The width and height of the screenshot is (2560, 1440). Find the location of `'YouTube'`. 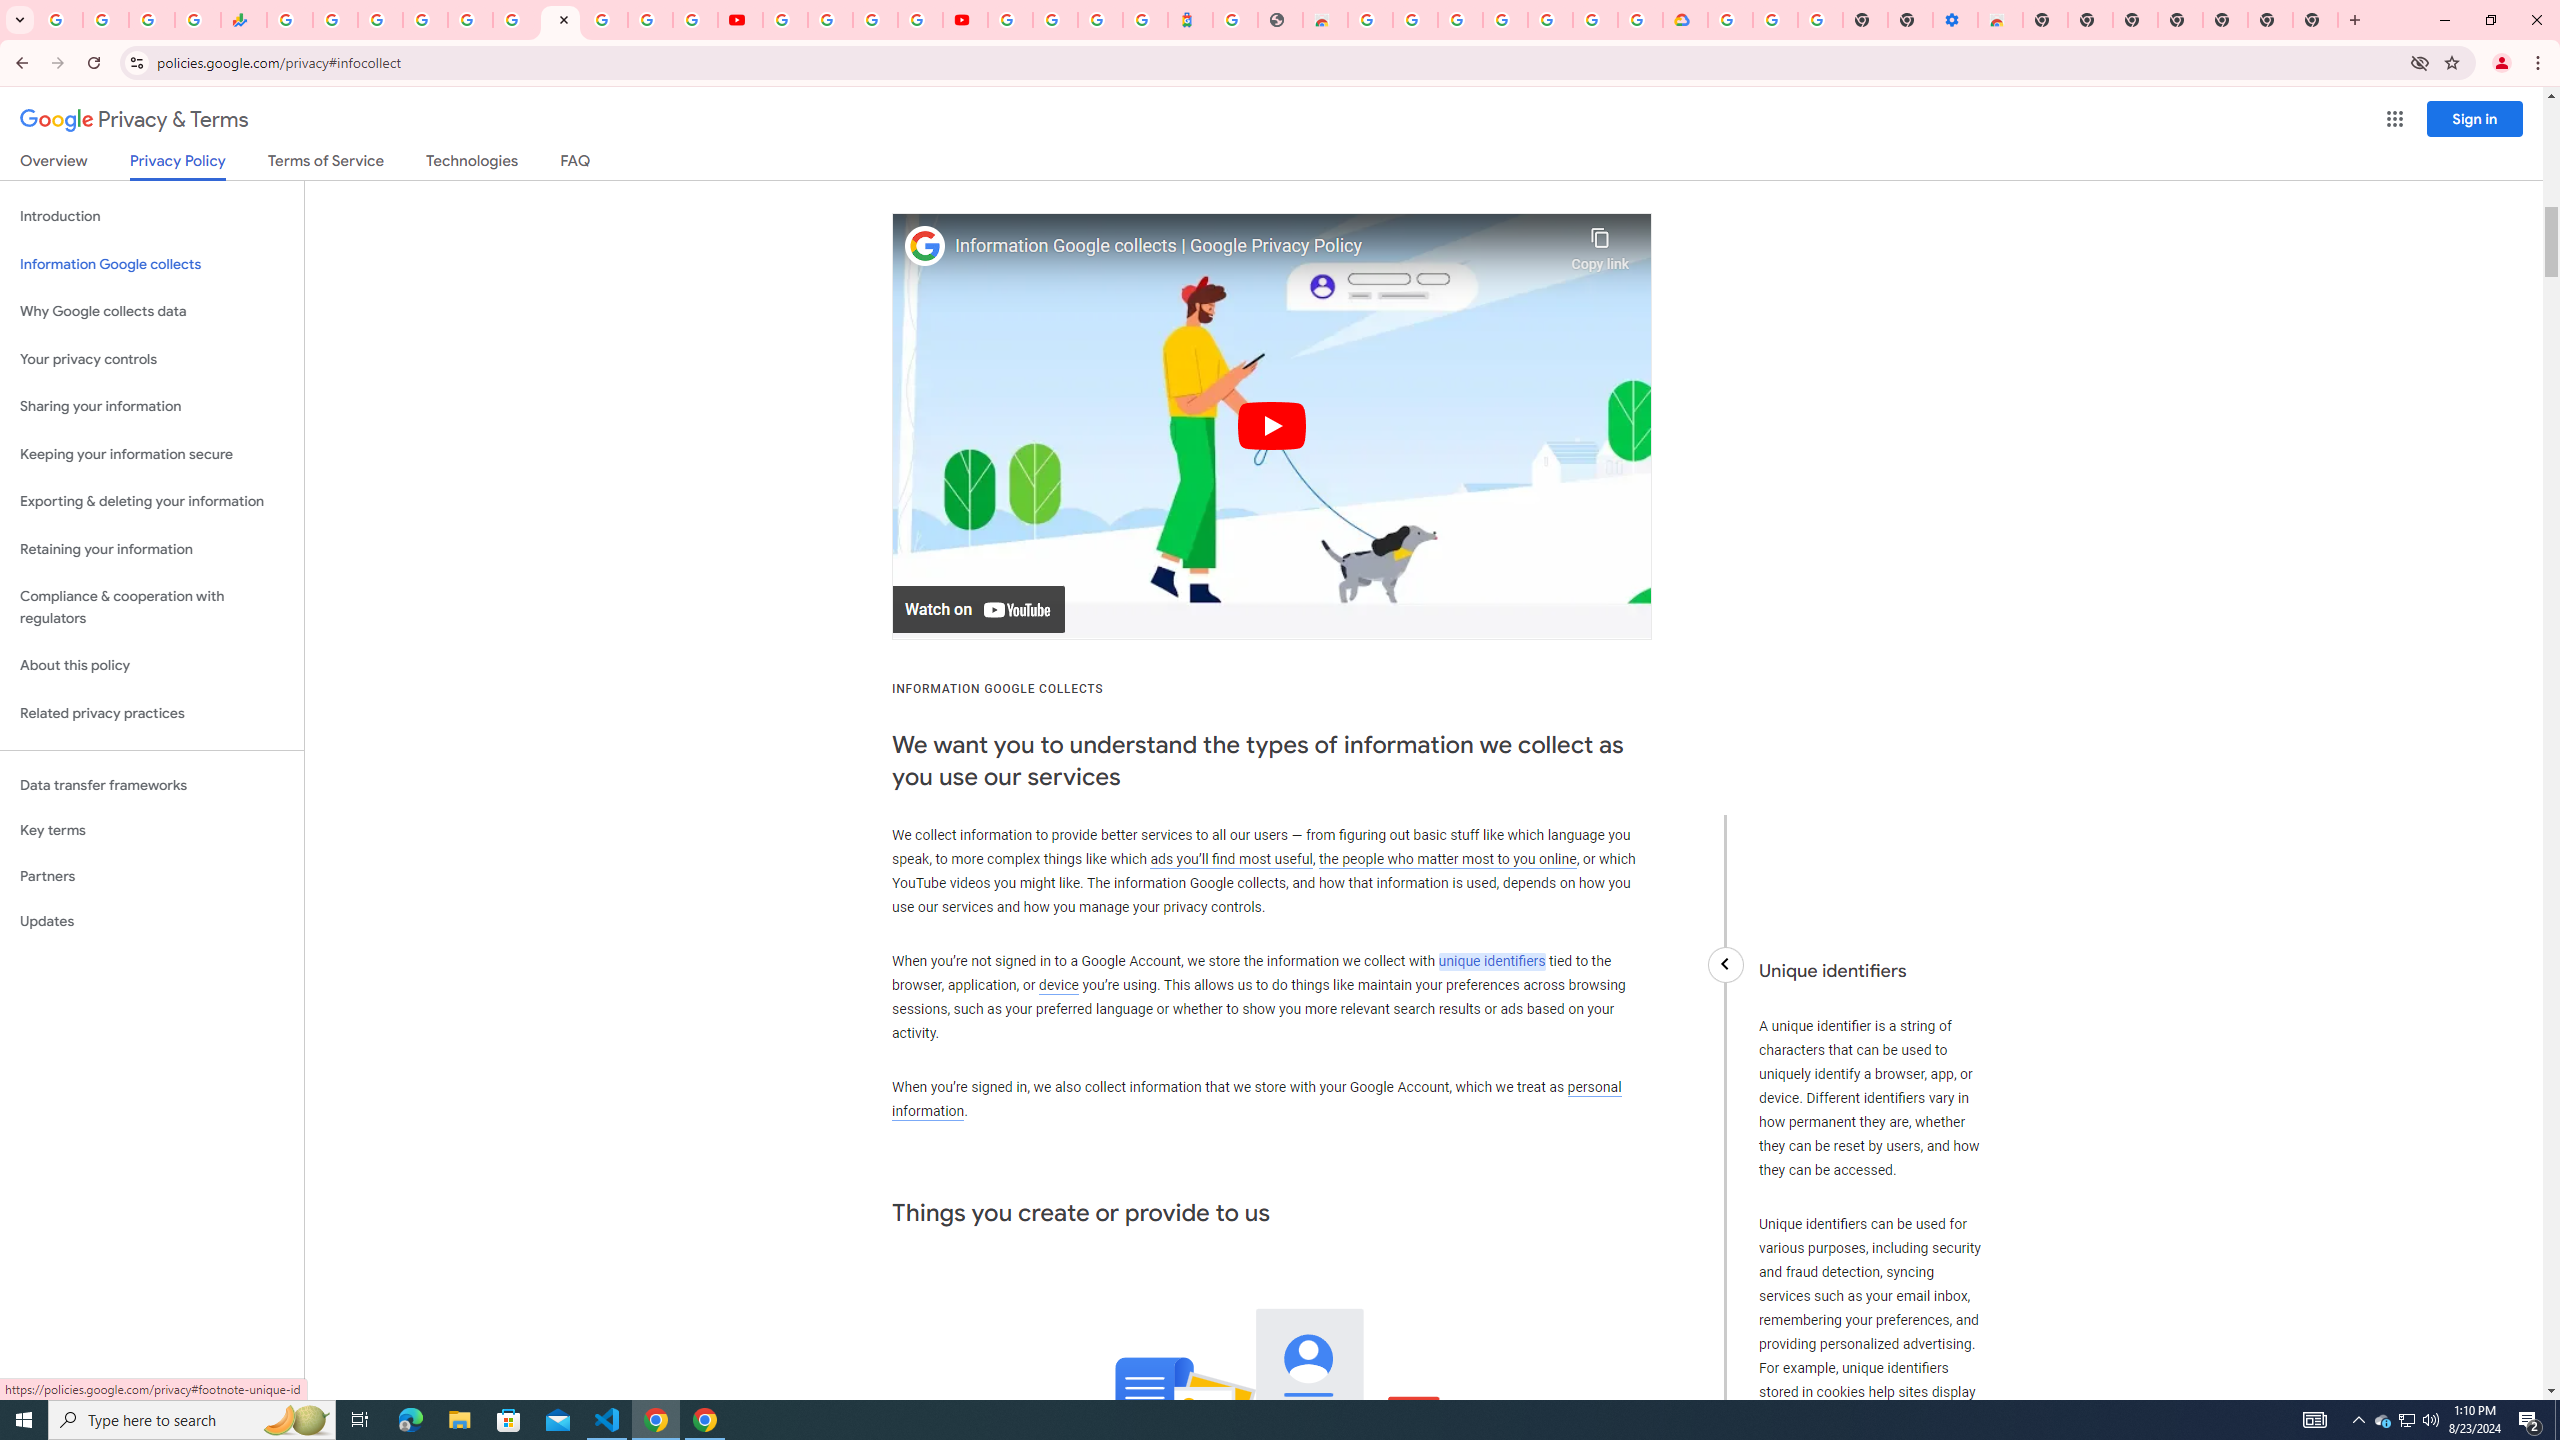

'YouTube' is located at coordinates (741, 19).